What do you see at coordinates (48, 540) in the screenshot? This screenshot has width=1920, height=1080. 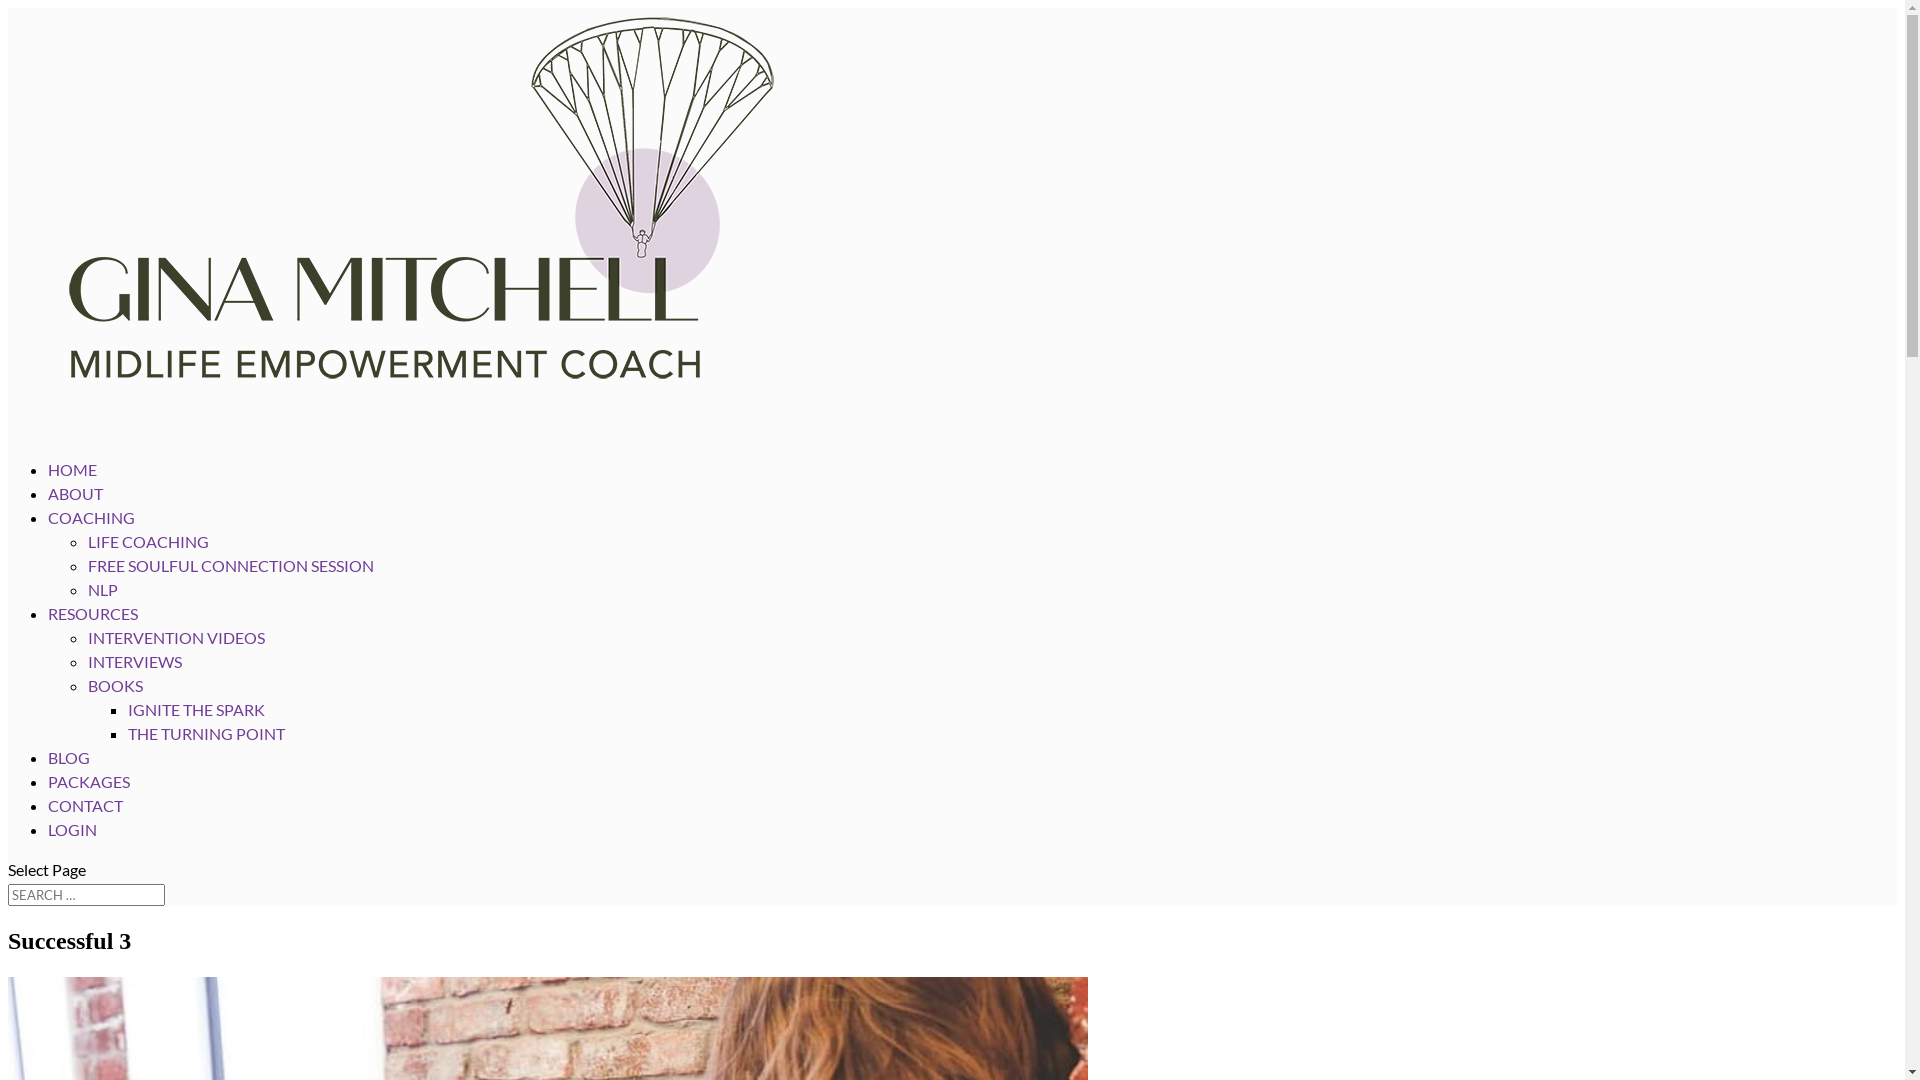 I see `'COACHING'` at bounding box center [48, 540].